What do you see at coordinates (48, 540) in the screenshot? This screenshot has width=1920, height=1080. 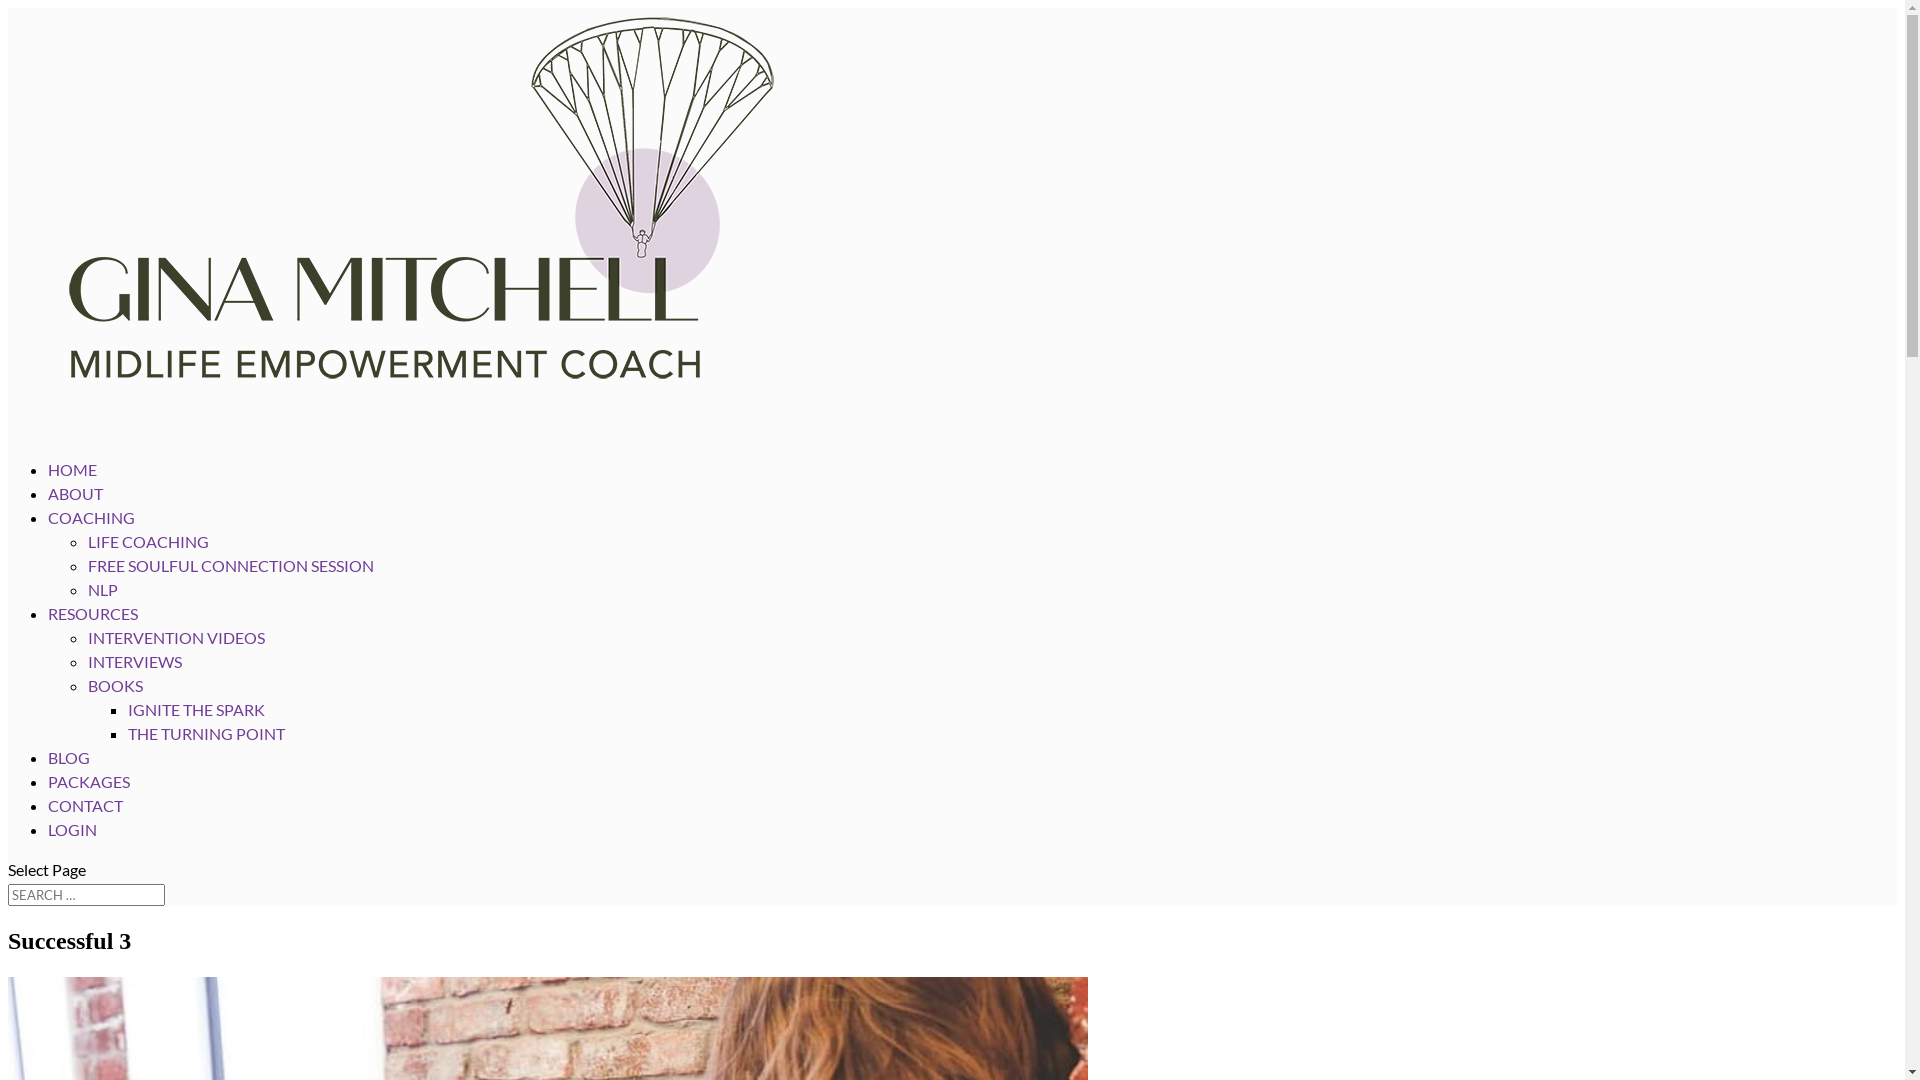 I see `'COACHING'` at bounding box center [48, 540].